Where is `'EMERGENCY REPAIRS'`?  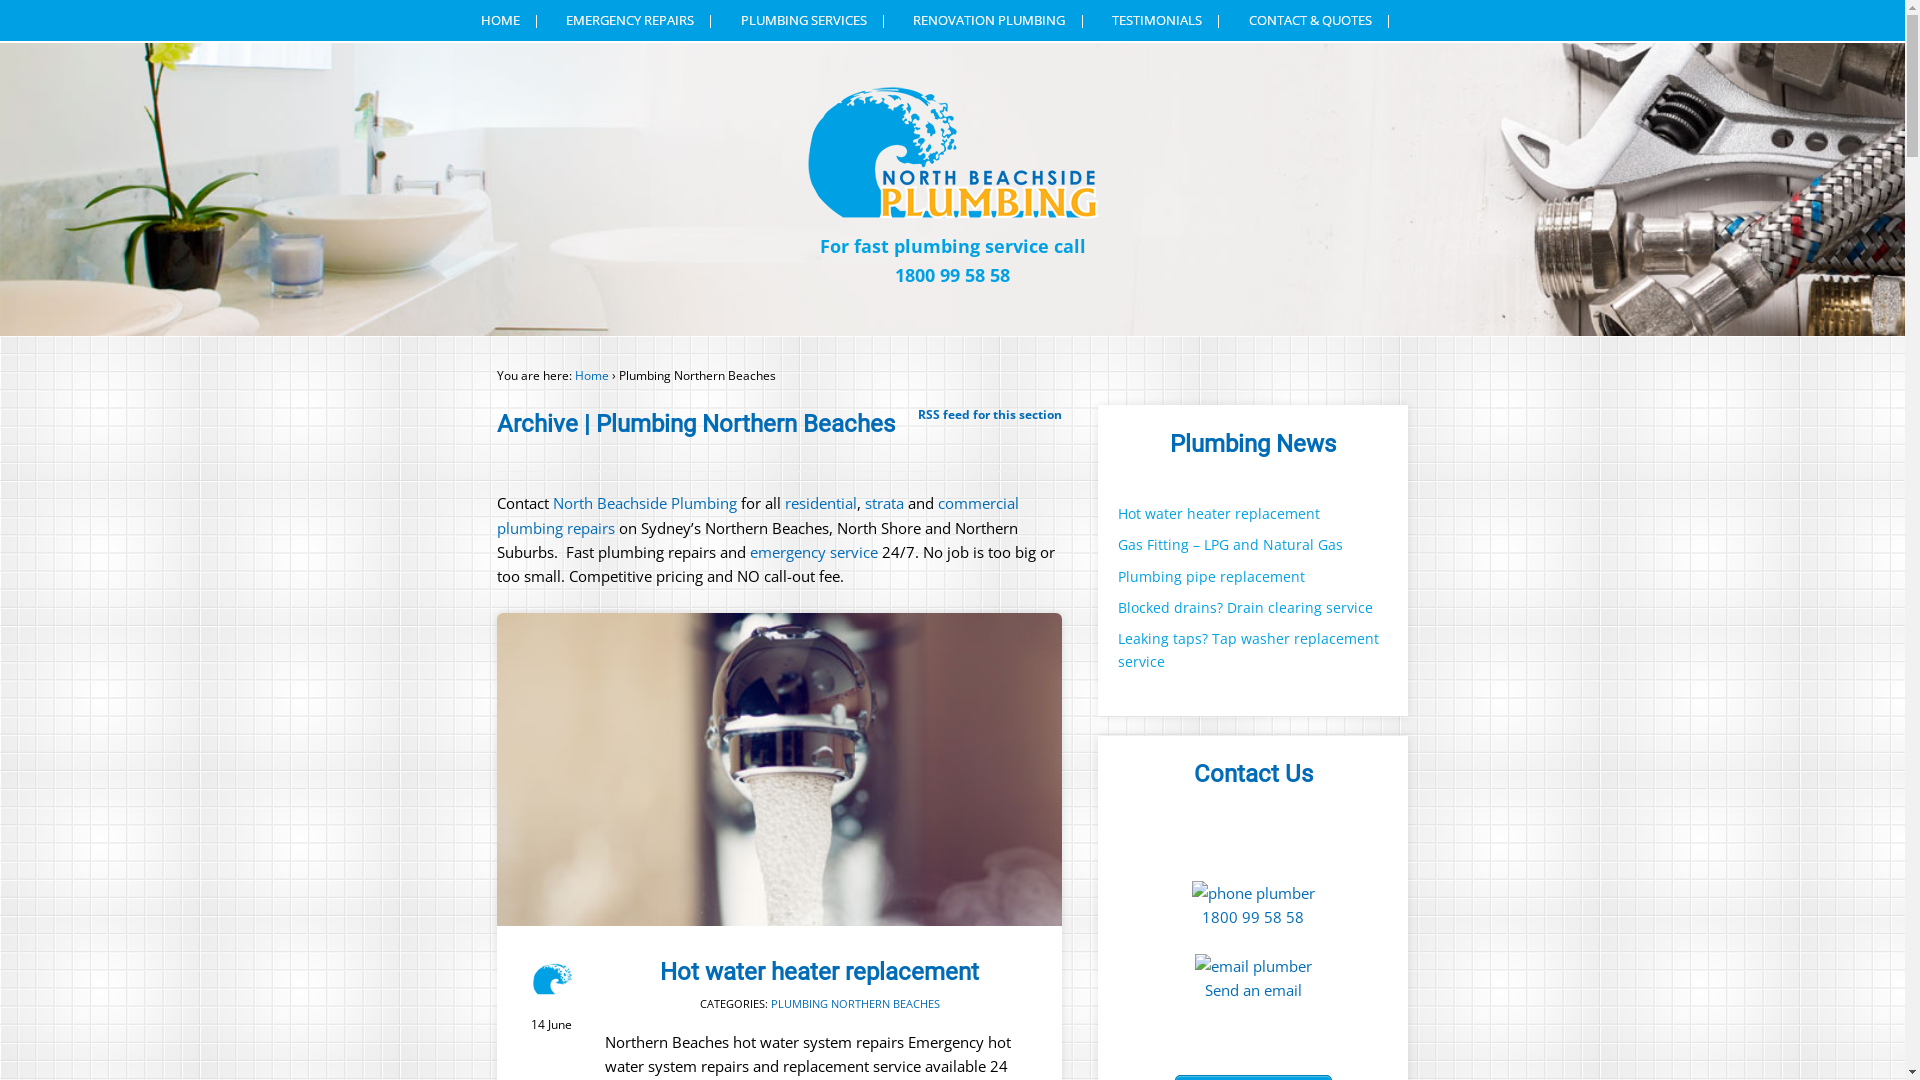 'EMERGENCY REPAIRS' is located at coordinates (640, 20).